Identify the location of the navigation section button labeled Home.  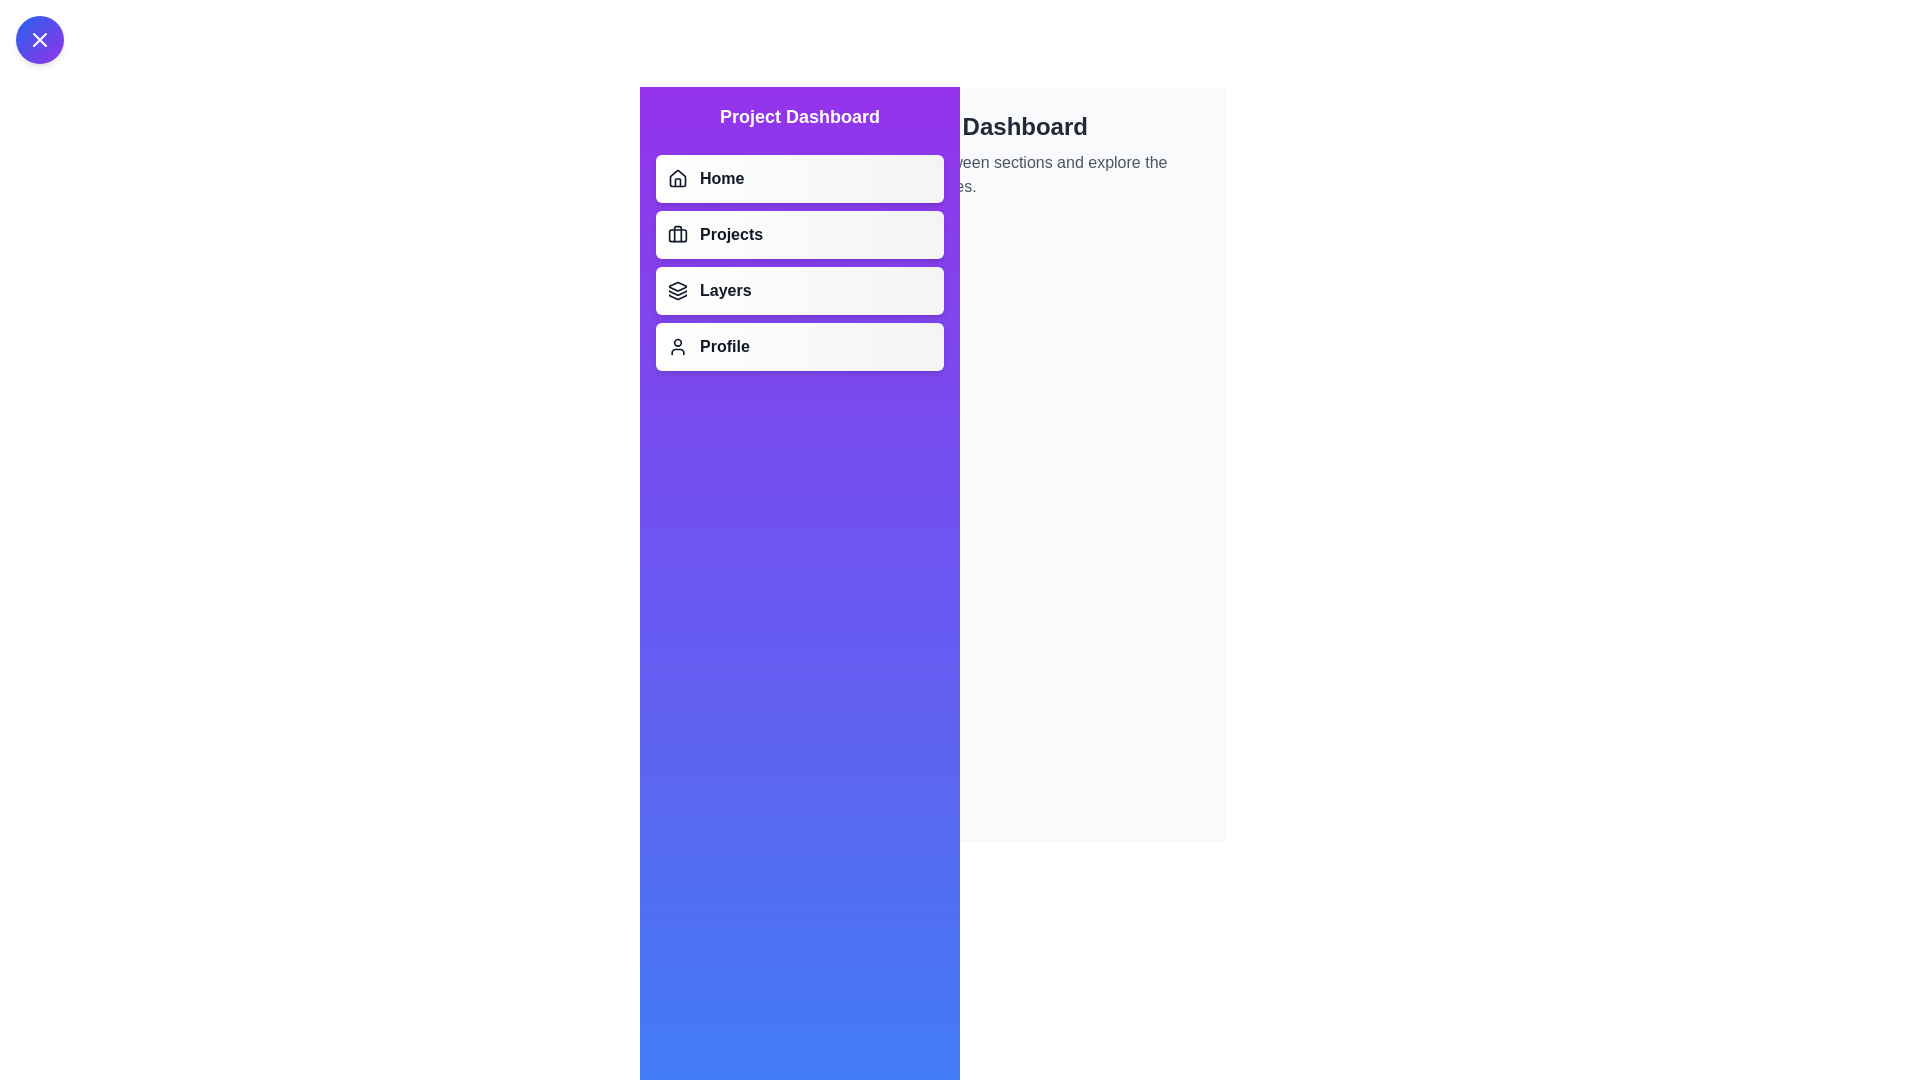
(800, 177).